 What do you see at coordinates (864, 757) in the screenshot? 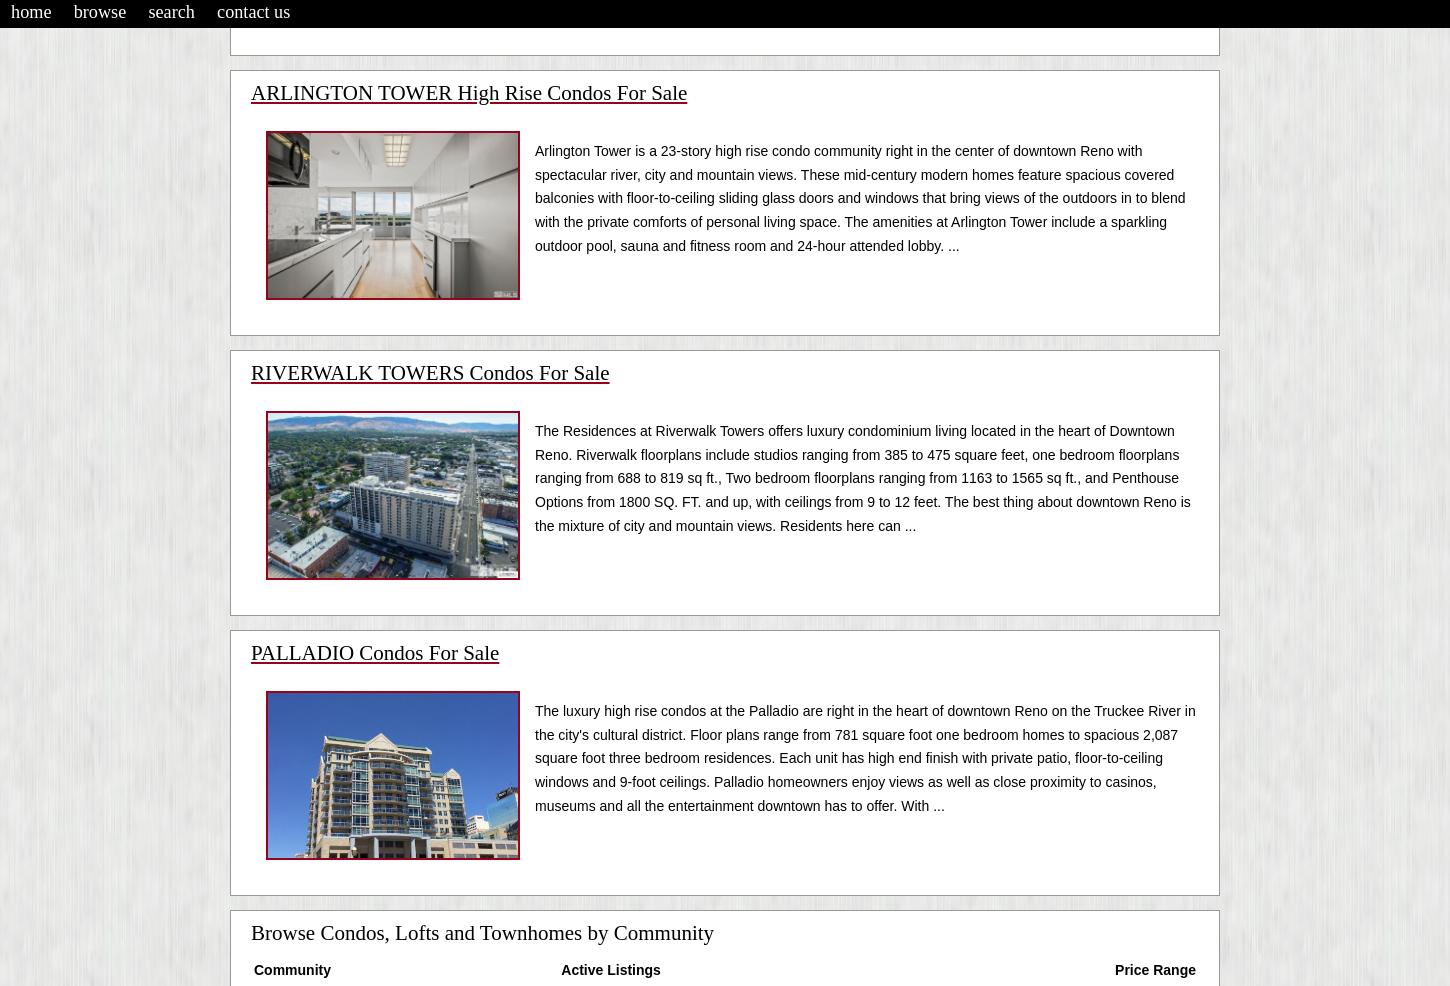
I see `'The luxury high rise condos at the Palladio are right in the heart of downtown Reno on the Truckee River in the city's cultural district. Floor plans range from 781 square foot one bedroom homes to spacious 2,087 square foot three bedroom residences. Each unit has high end finish with private patio, floor-to-ceiling windows and 9-foot ceilings. 

Palladio homeowners enjoy views as well as close proximity to casinos, museums and all the entertainment downtown has to offer. With ...'` at bounding box center [864, 757].